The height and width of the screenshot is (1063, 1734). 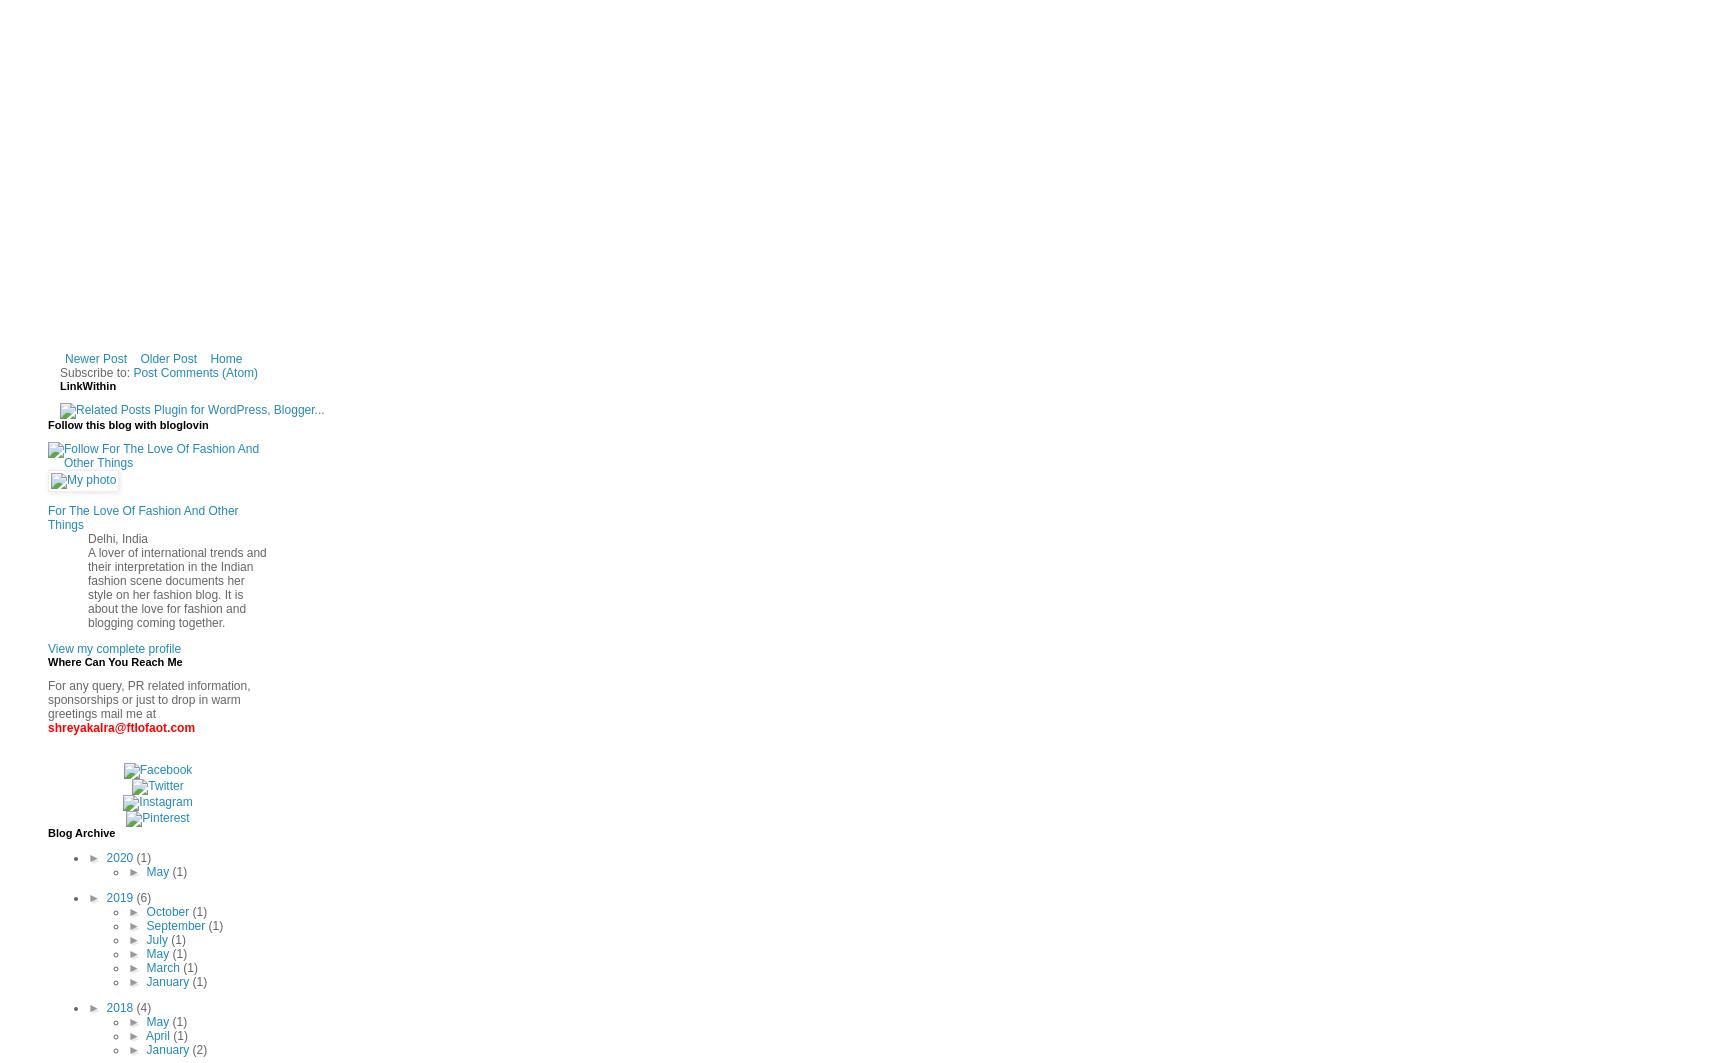 I want to click on 'July', so click(x=158, y=939).